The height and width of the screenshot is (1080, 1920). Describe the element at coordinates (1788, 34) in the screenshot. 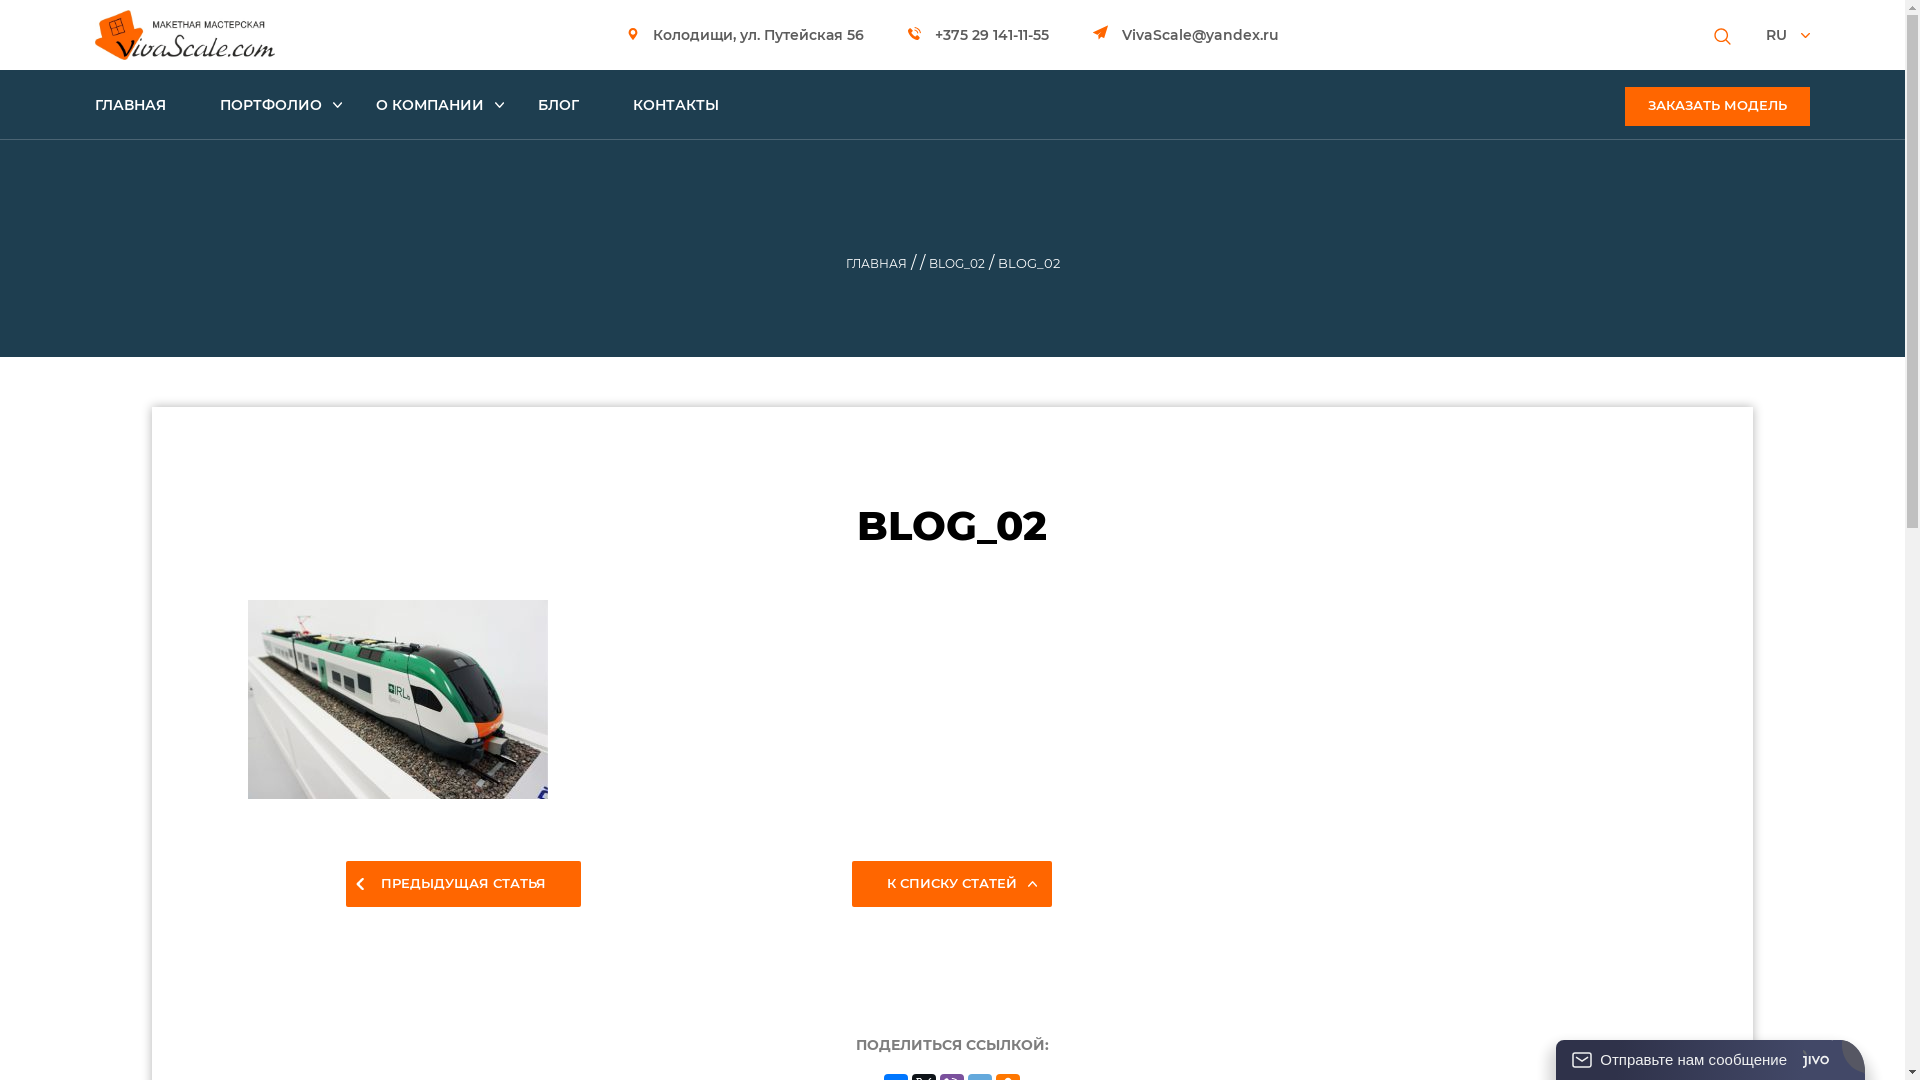

I see `'RU'` at that location.